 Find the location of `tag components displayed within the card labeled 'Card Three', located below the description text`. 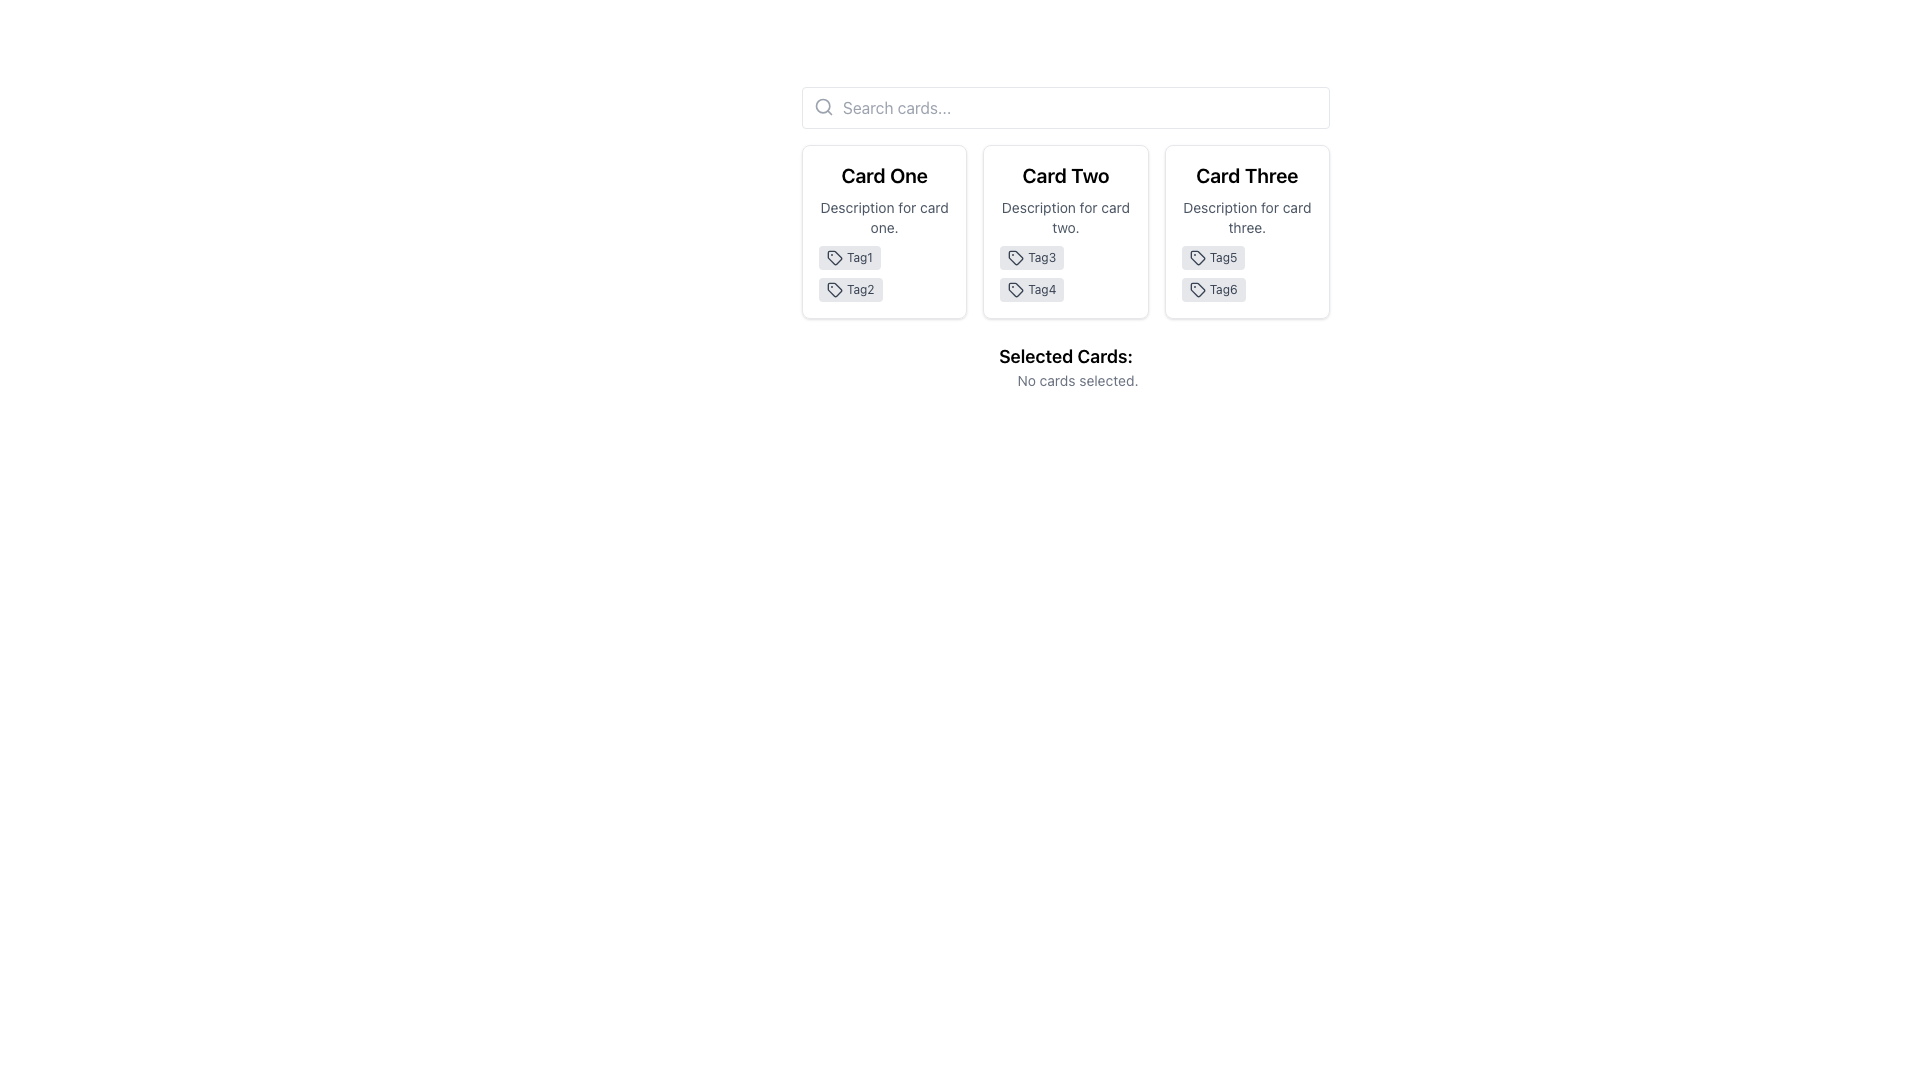

tag components displayed within the card labeled 'Card Three', located below the description text is located at coordinates (1246, 273).